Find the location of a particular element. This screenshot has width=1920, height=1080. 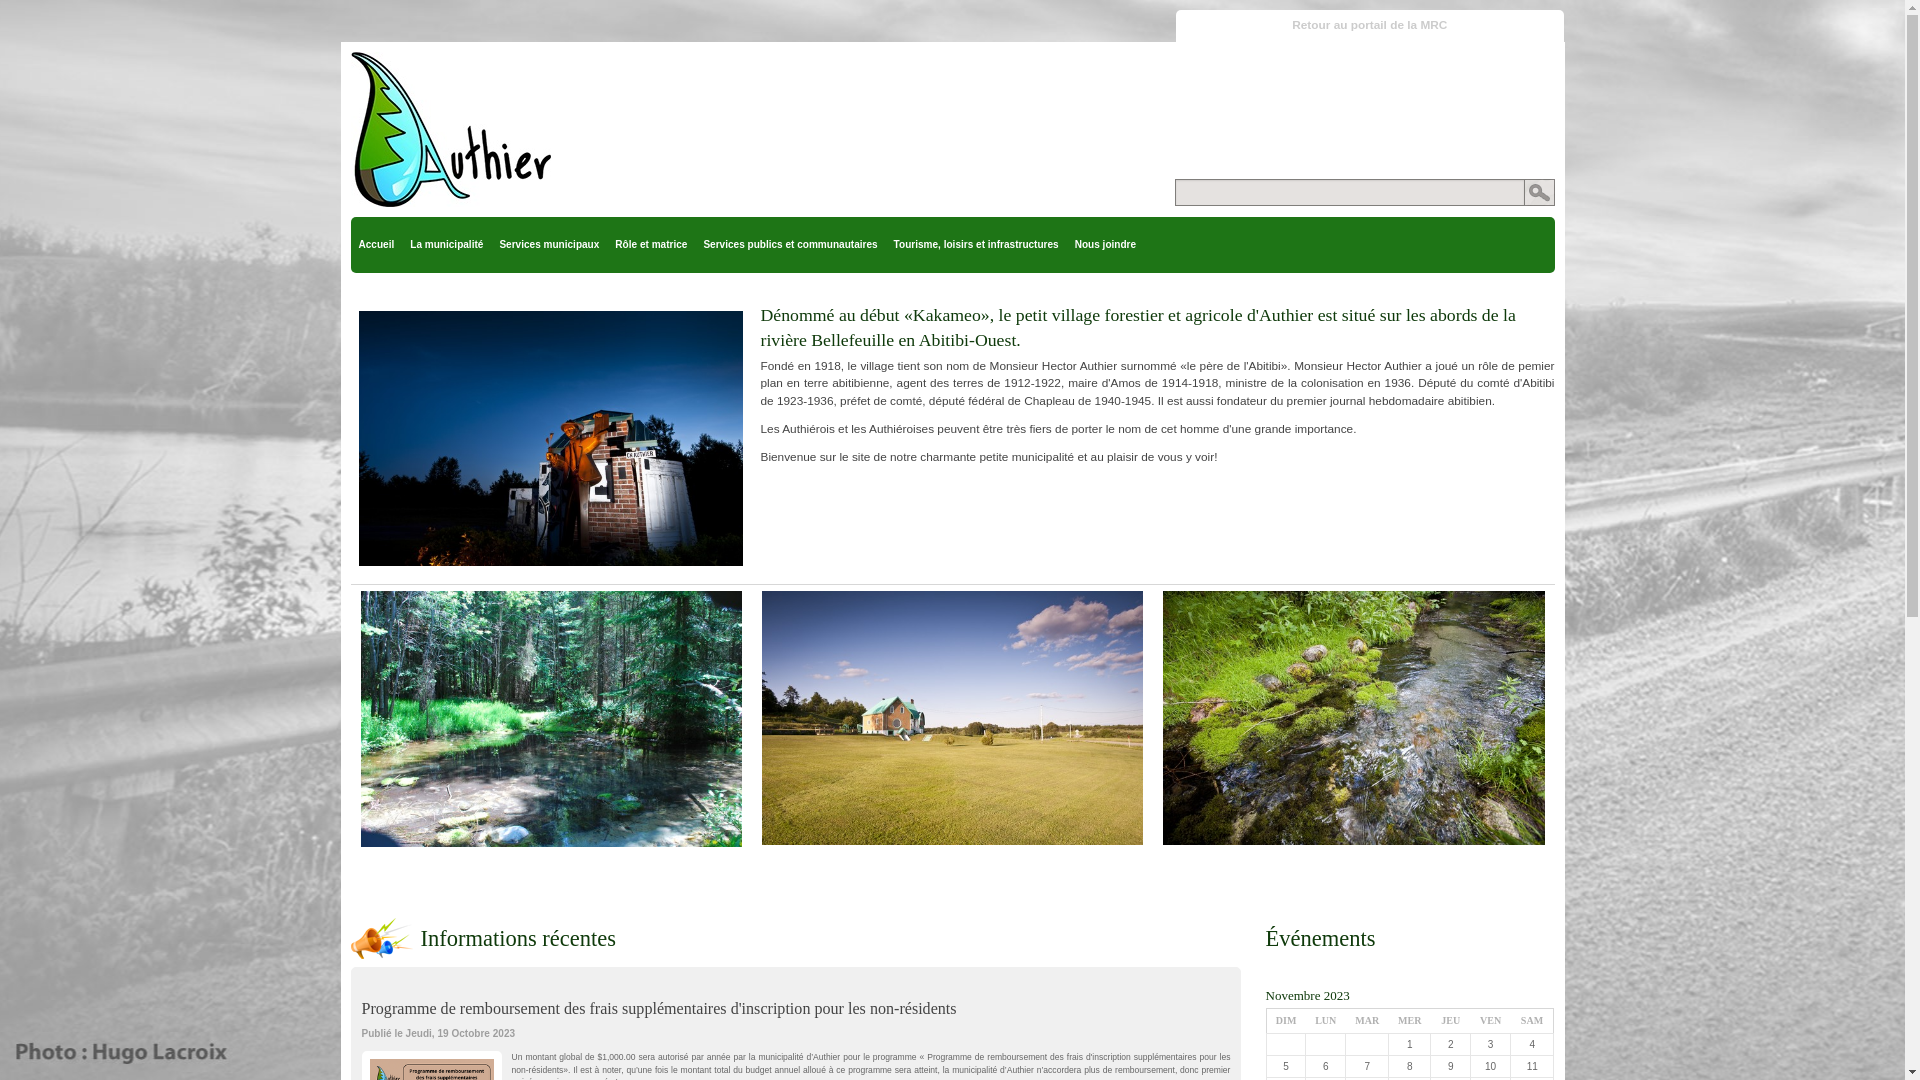

'Nous joindre' is located at coordinates (1104, 244).